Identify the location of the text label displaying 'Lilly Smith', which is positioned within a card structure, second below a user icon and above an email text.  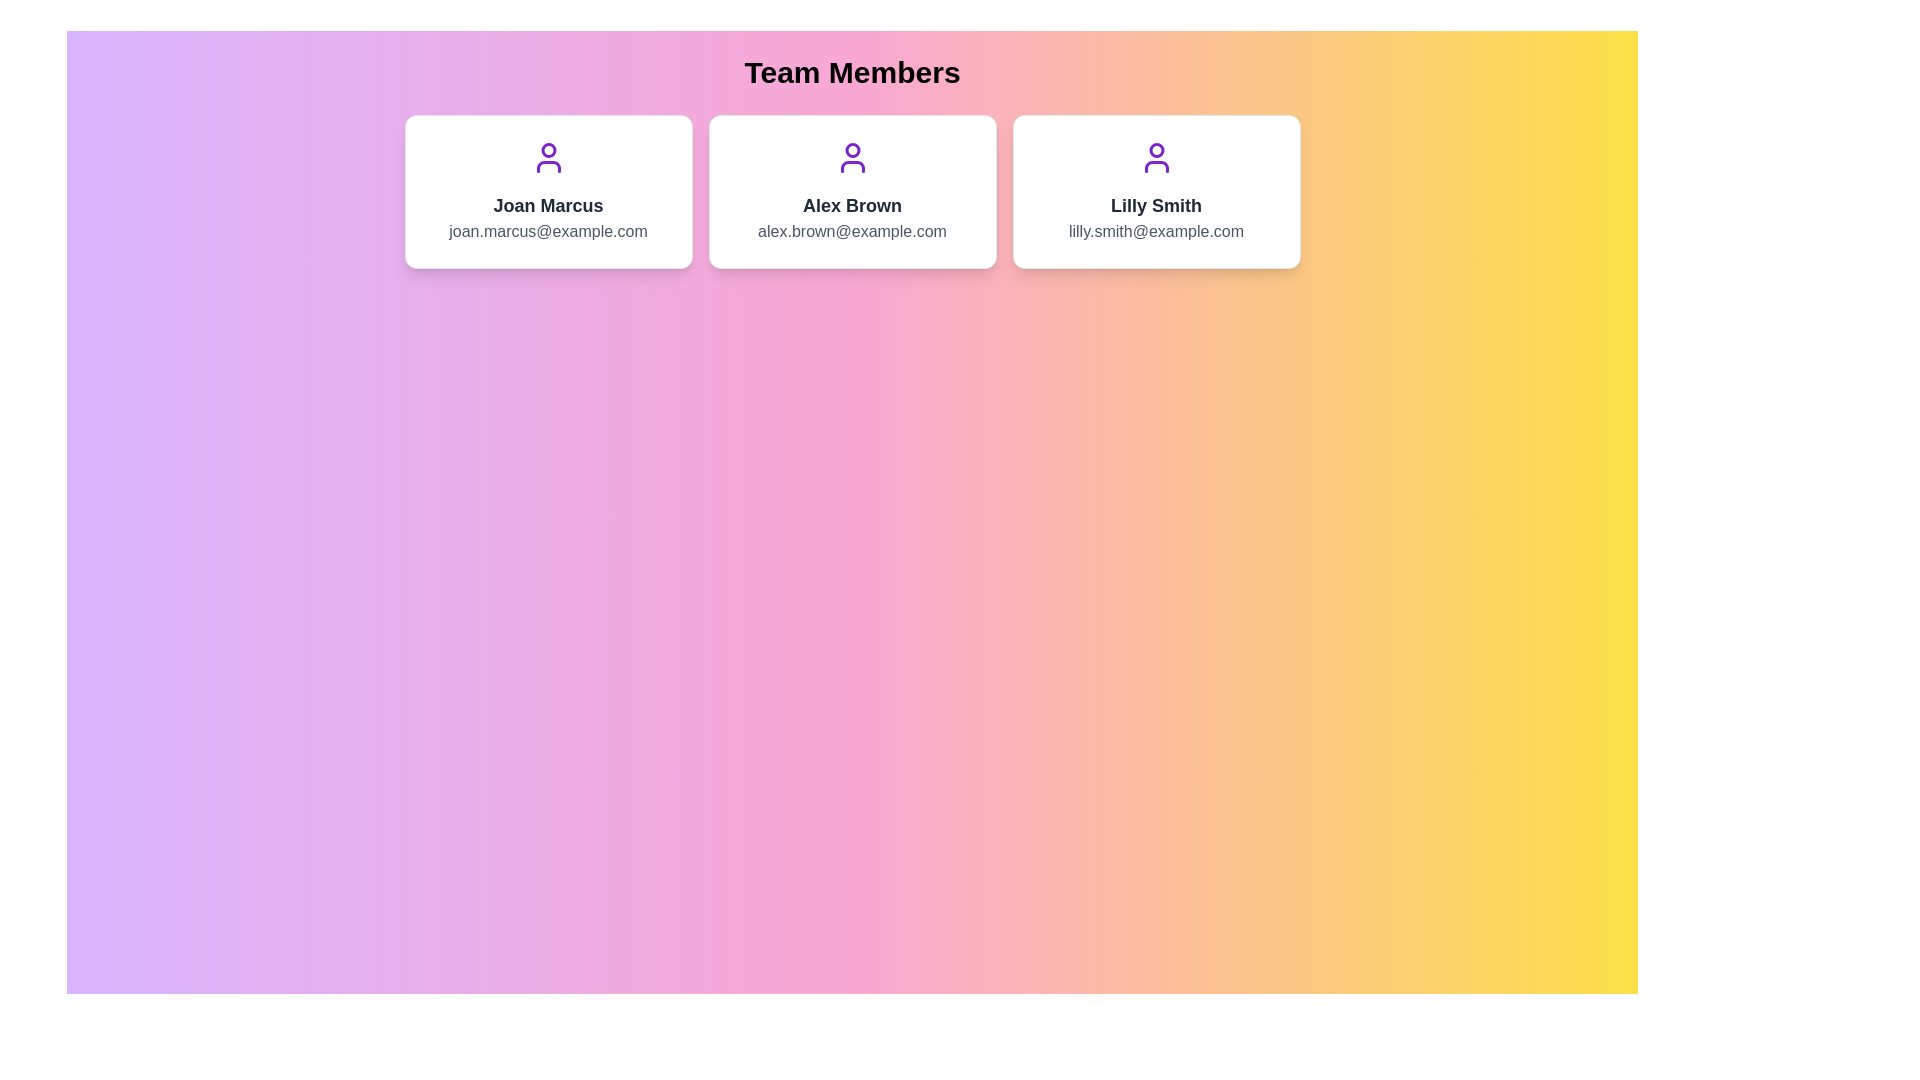
(1156, 205).